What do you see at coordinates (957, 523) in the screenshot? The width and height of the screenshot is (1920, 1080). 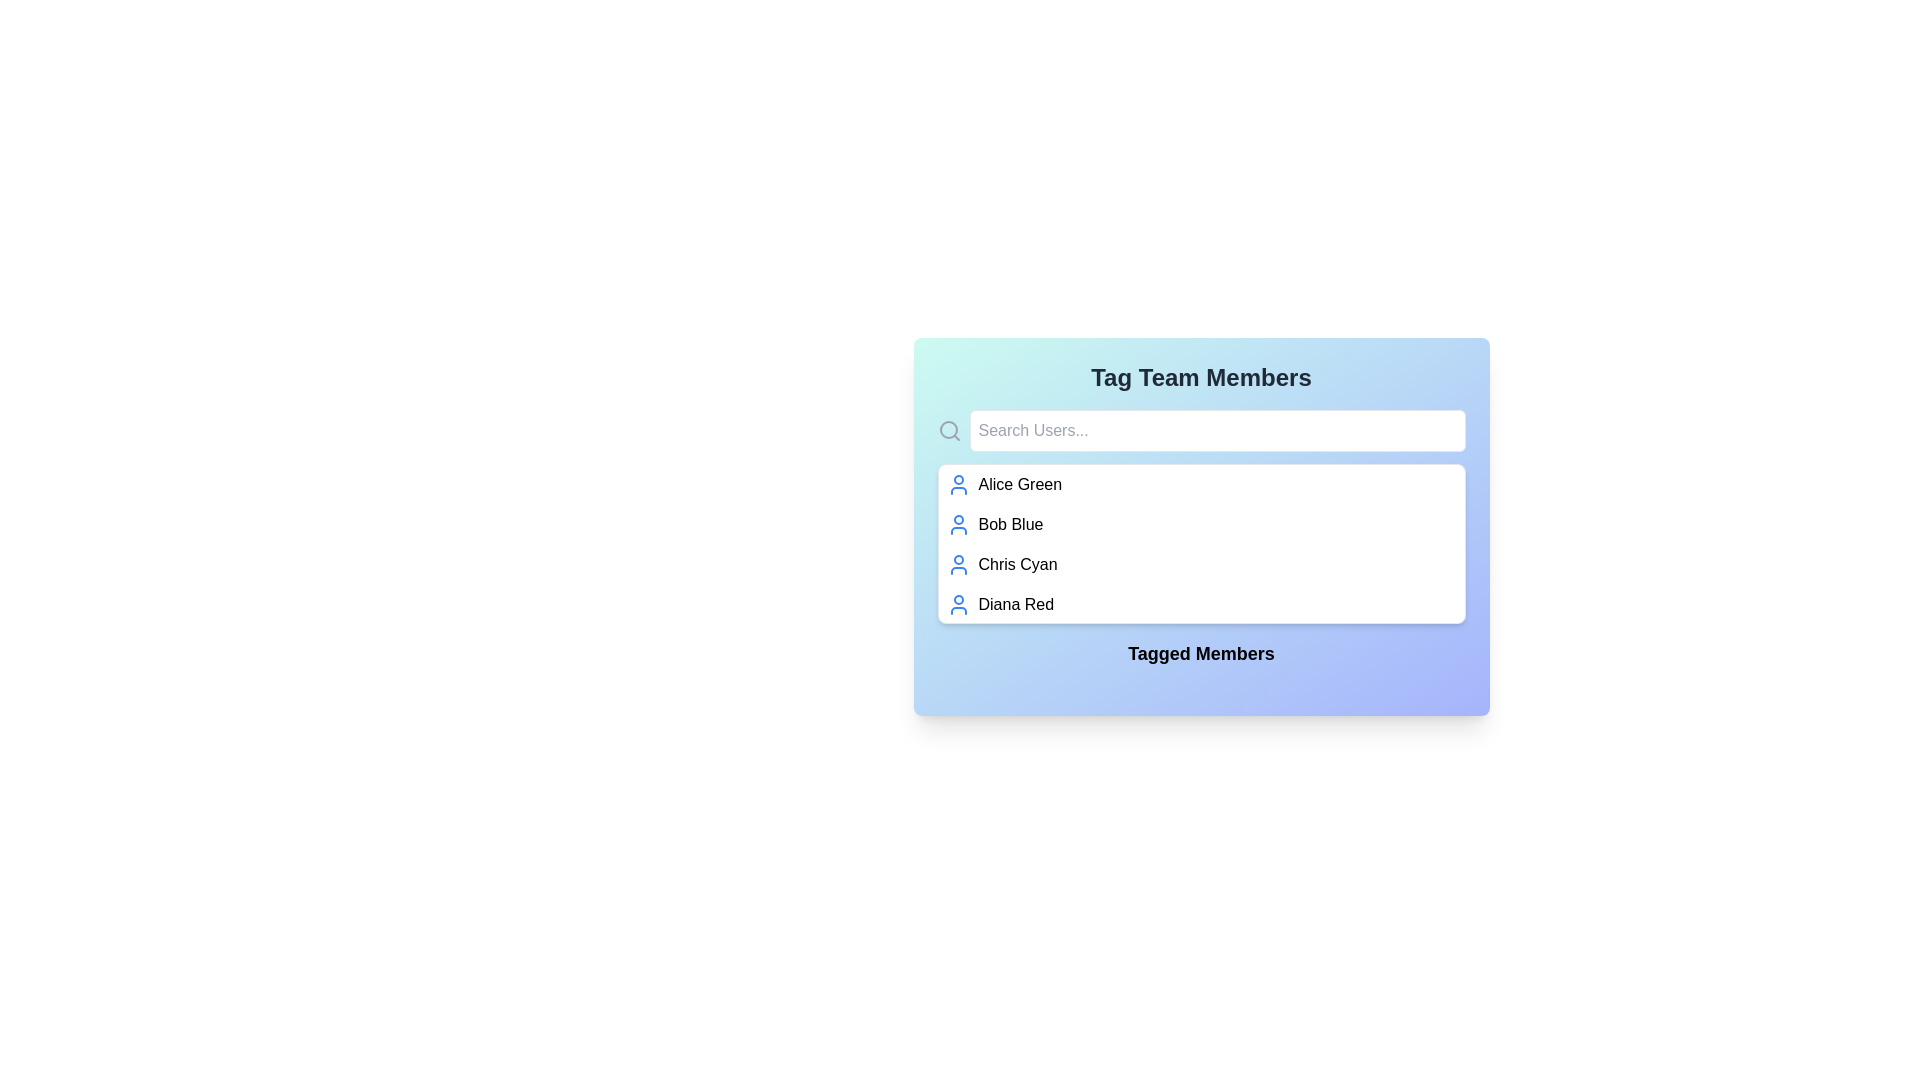 I see `the user profile icon located to the immediate left of the text 'Bob Blue' in the 'Tag Team Members' section` at bounding box center [957, 523].